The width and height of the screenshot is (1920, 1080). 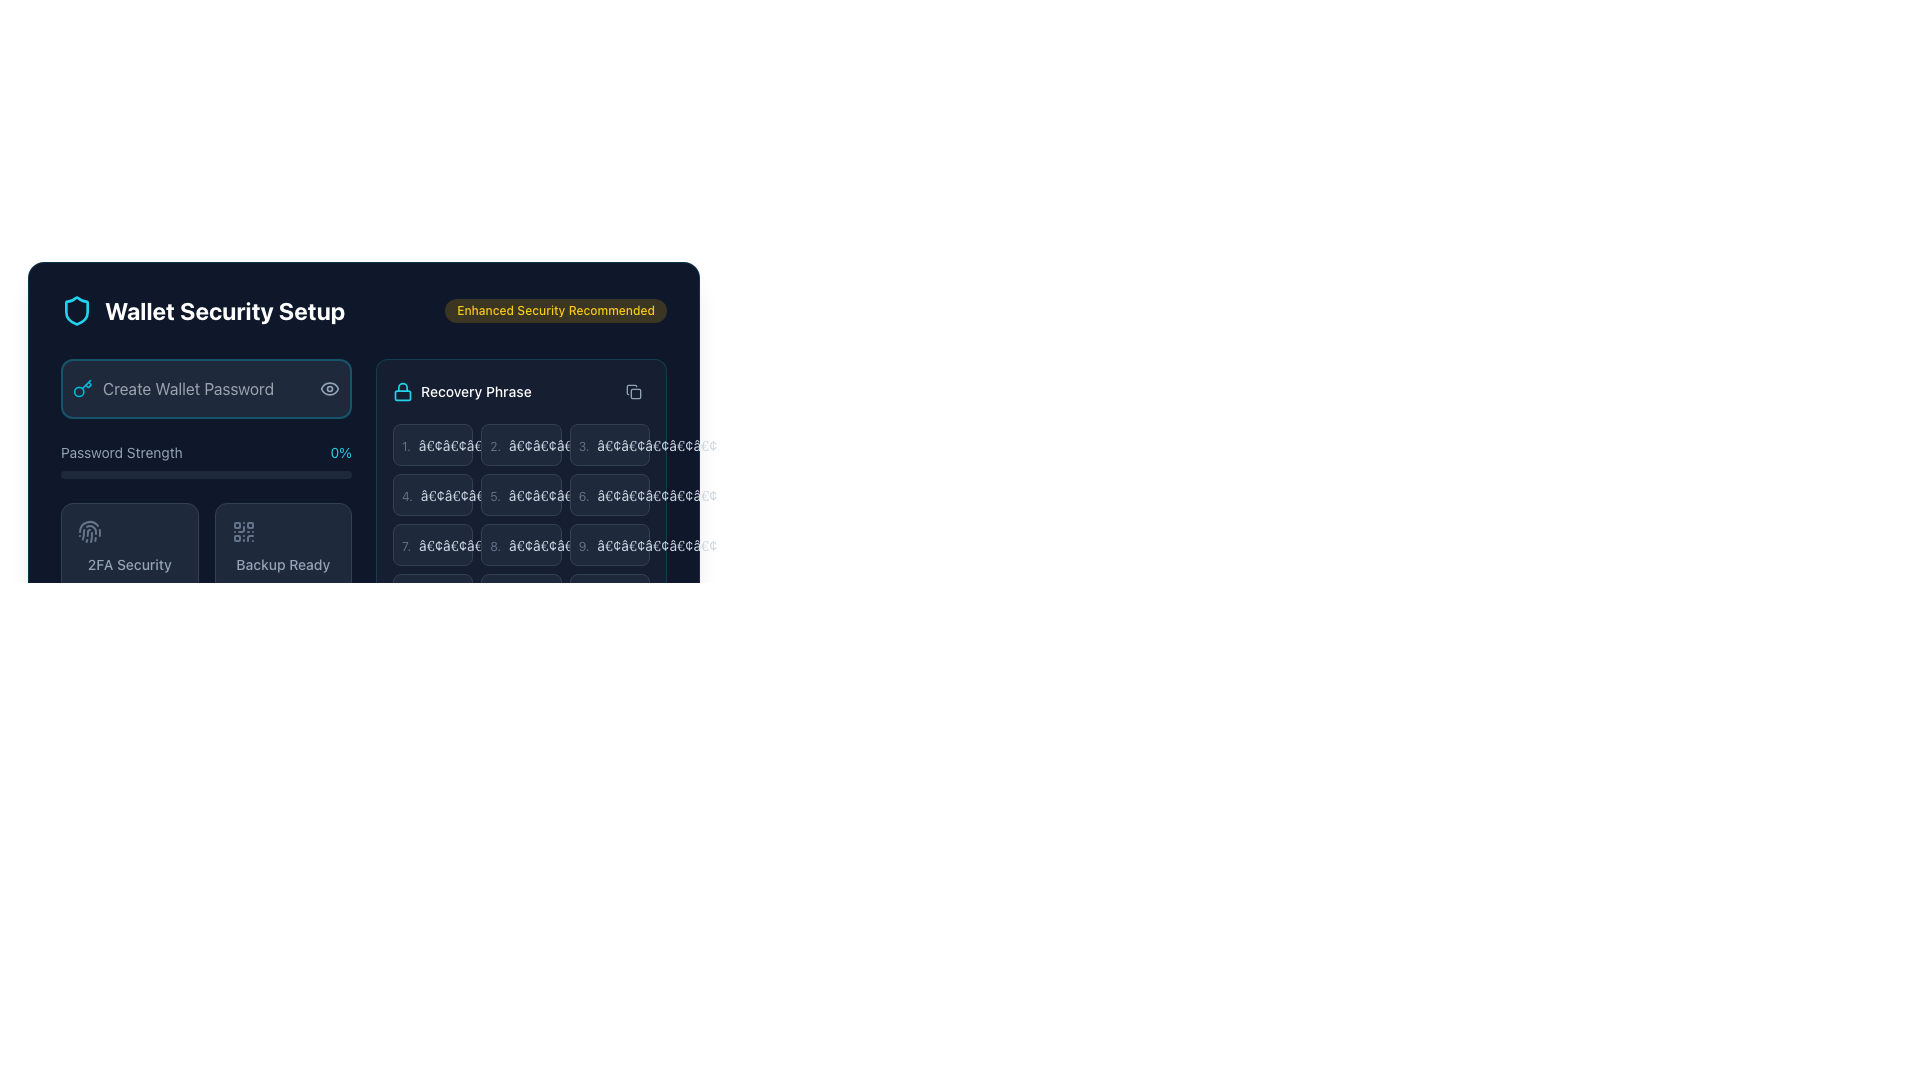 What do you see at coordinates (282, 564) in the screenshot?
I see `the text label that indicates the status of 'Backup Ready', which is located in the lower left quadrant of the interface, below a QR code icon` at bounding box center [282, 564].